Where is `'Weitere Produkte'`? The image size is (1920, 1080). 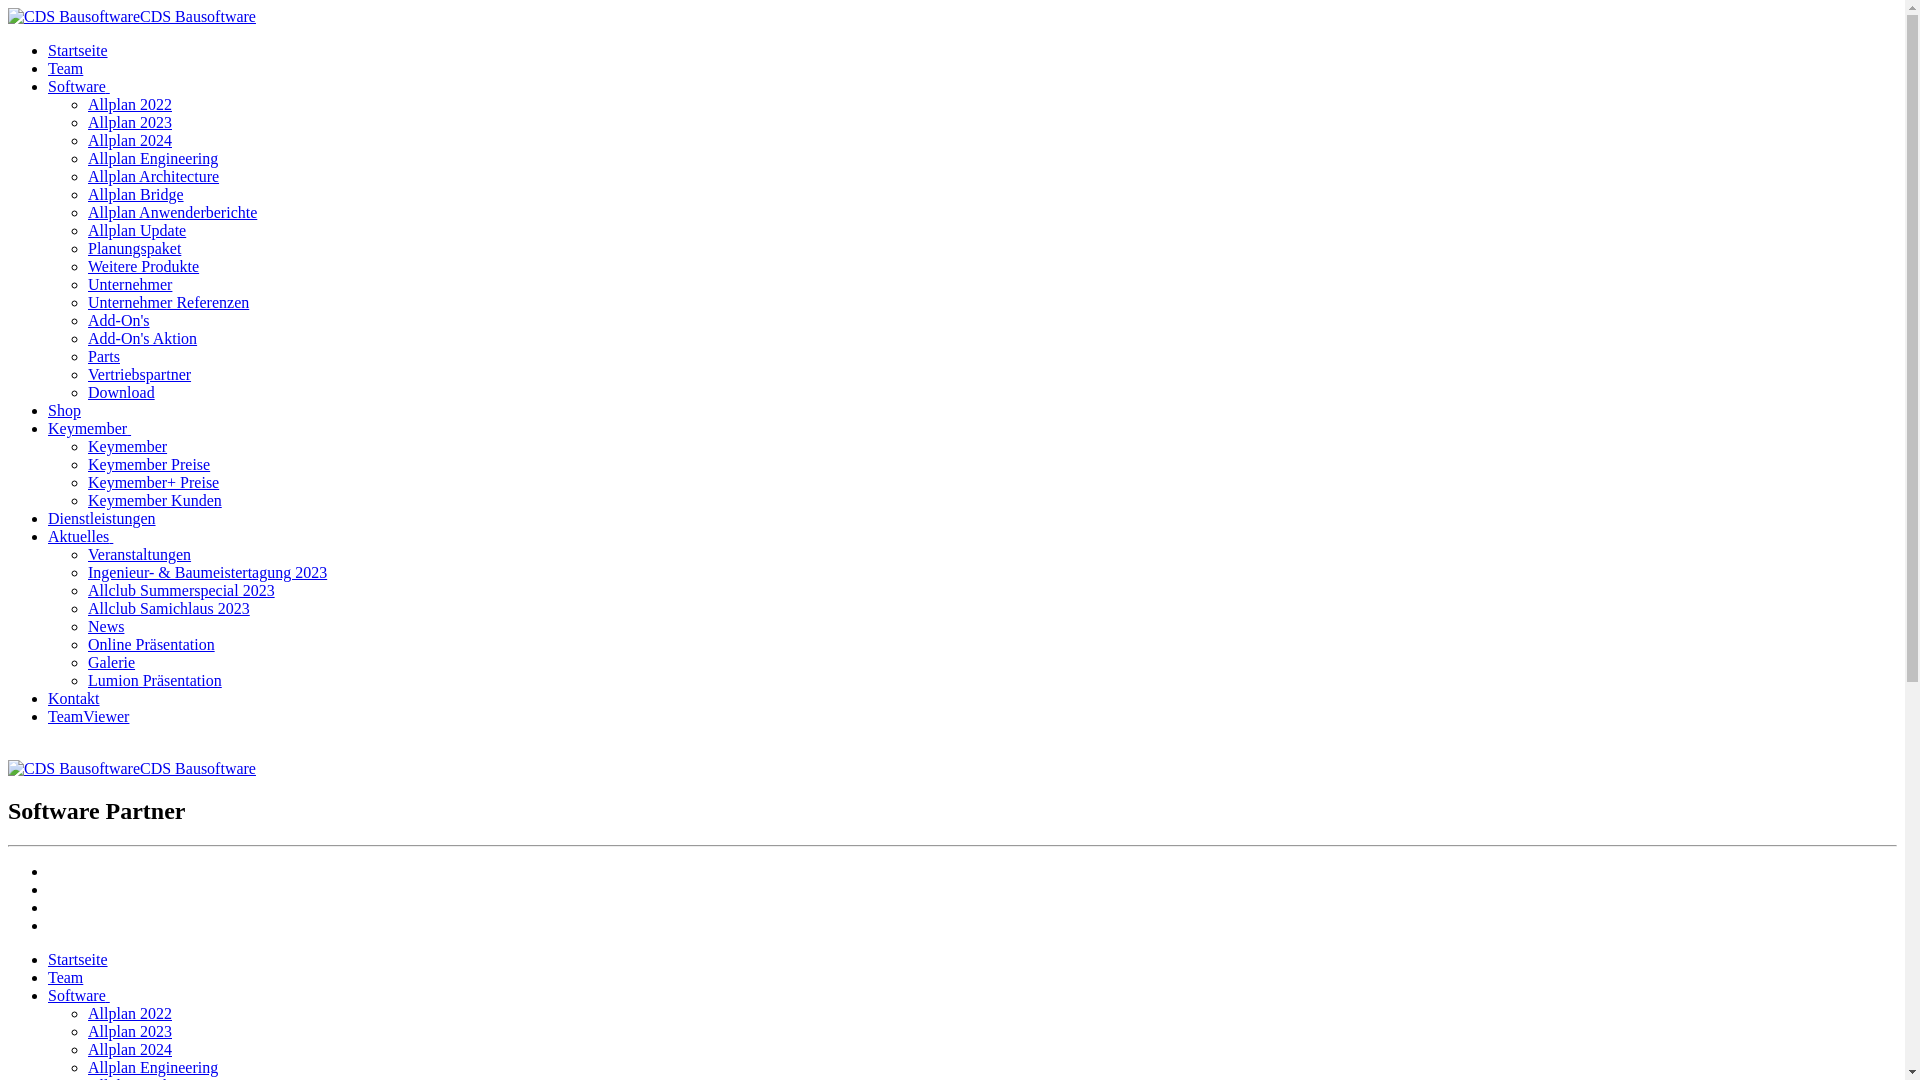 'Weitere Produkte' is located at coordinates (142, 265).